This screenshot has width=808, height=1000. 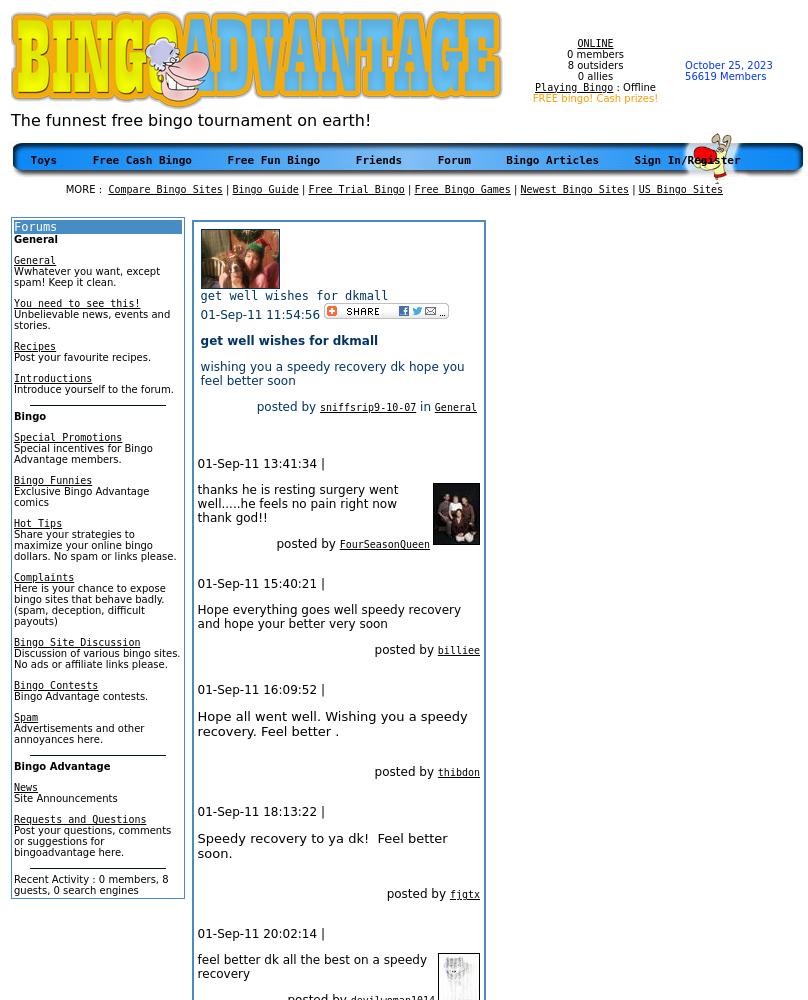 I want to click on 'Newest Bingo Sites', so click(x=573, y=188).